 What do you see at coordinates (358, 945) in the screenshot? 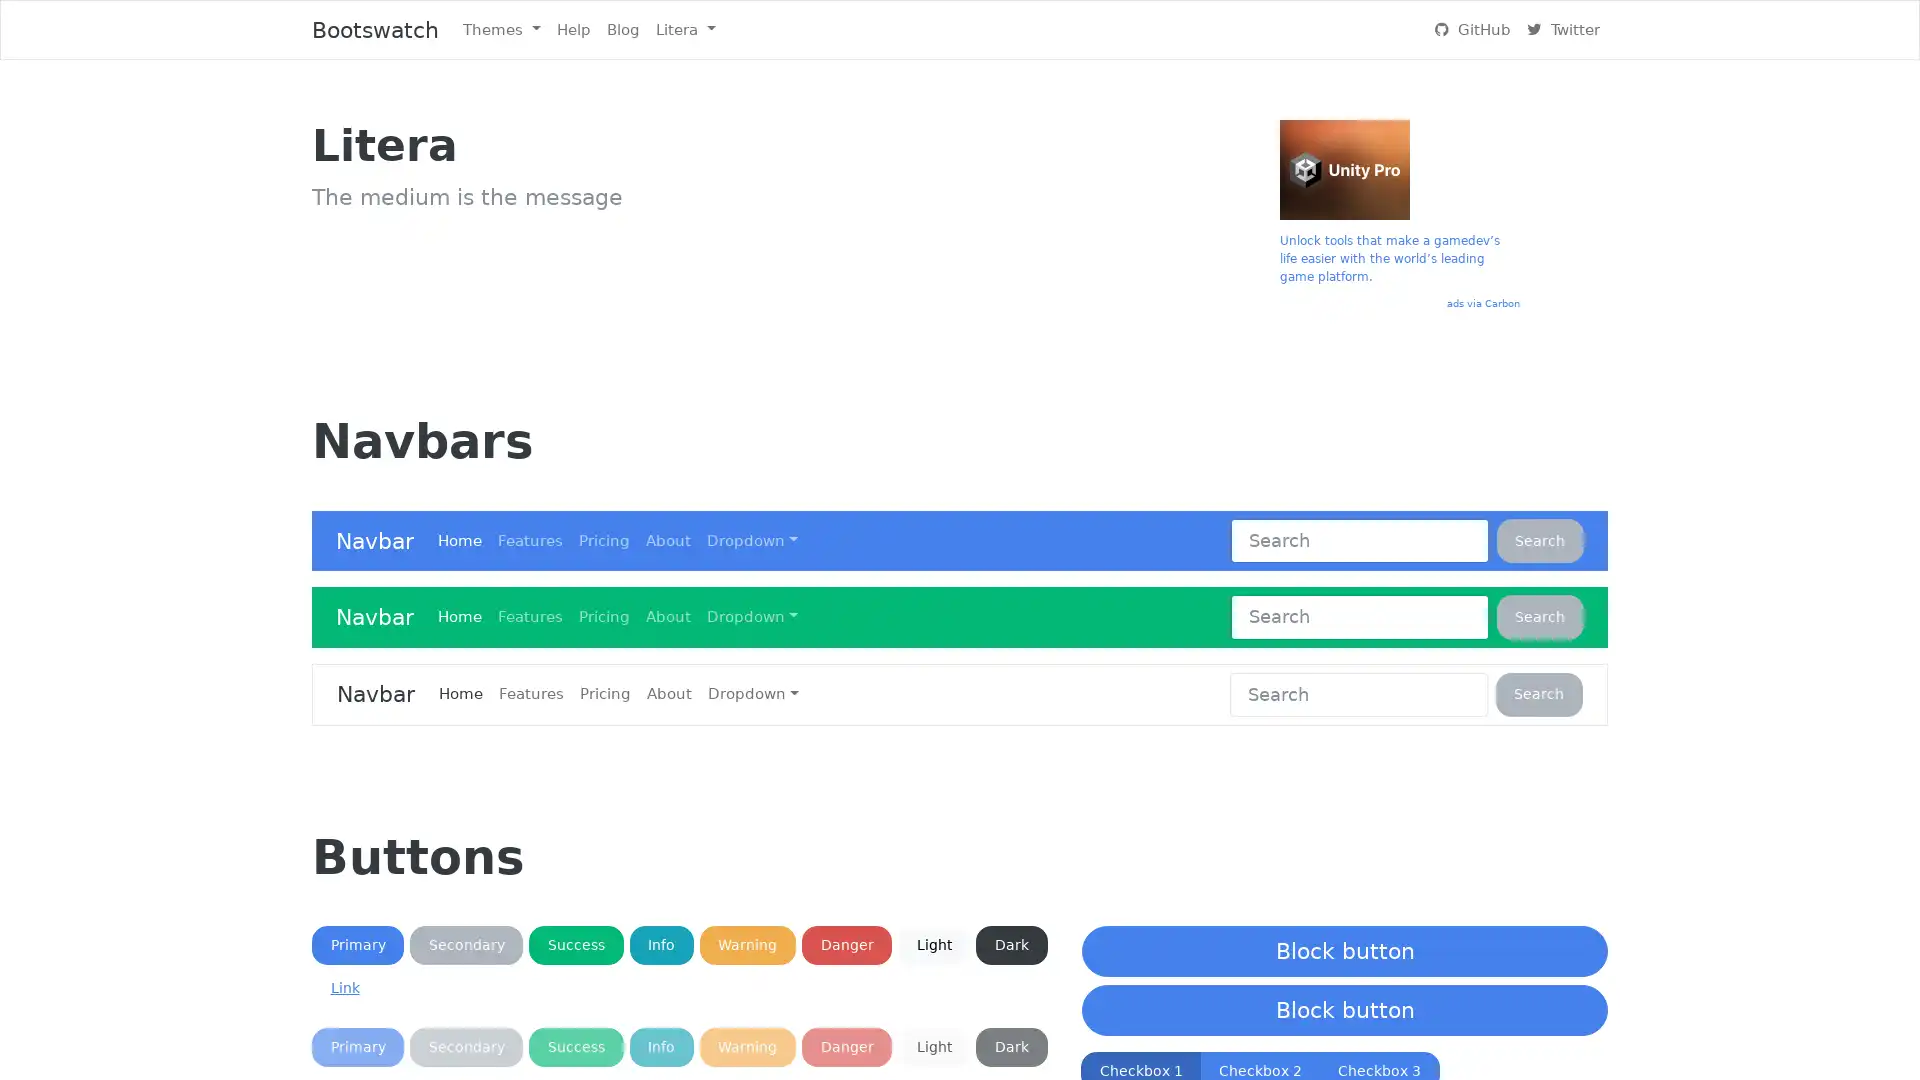
I see `Primary` at bounding box center [358, 945].